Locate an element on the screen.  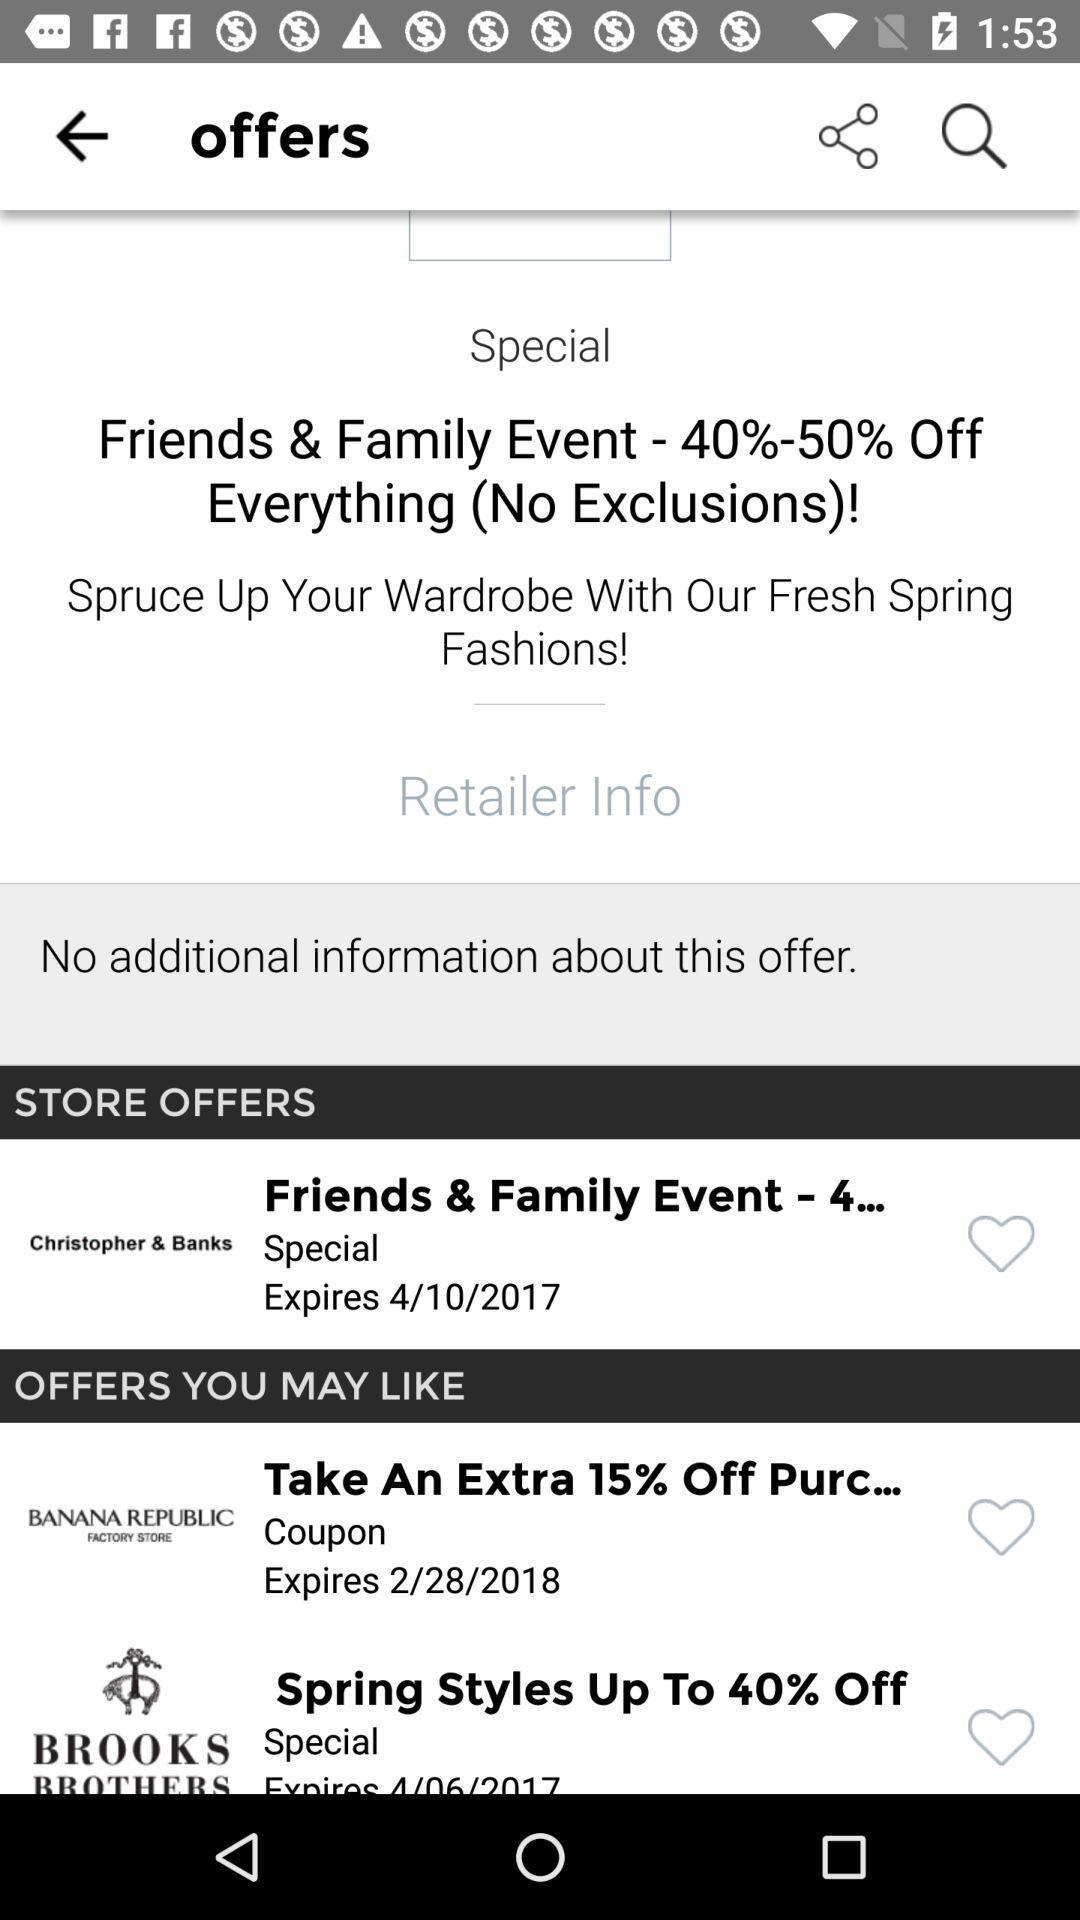
the retailer info item is located at coordinates (538, 792).